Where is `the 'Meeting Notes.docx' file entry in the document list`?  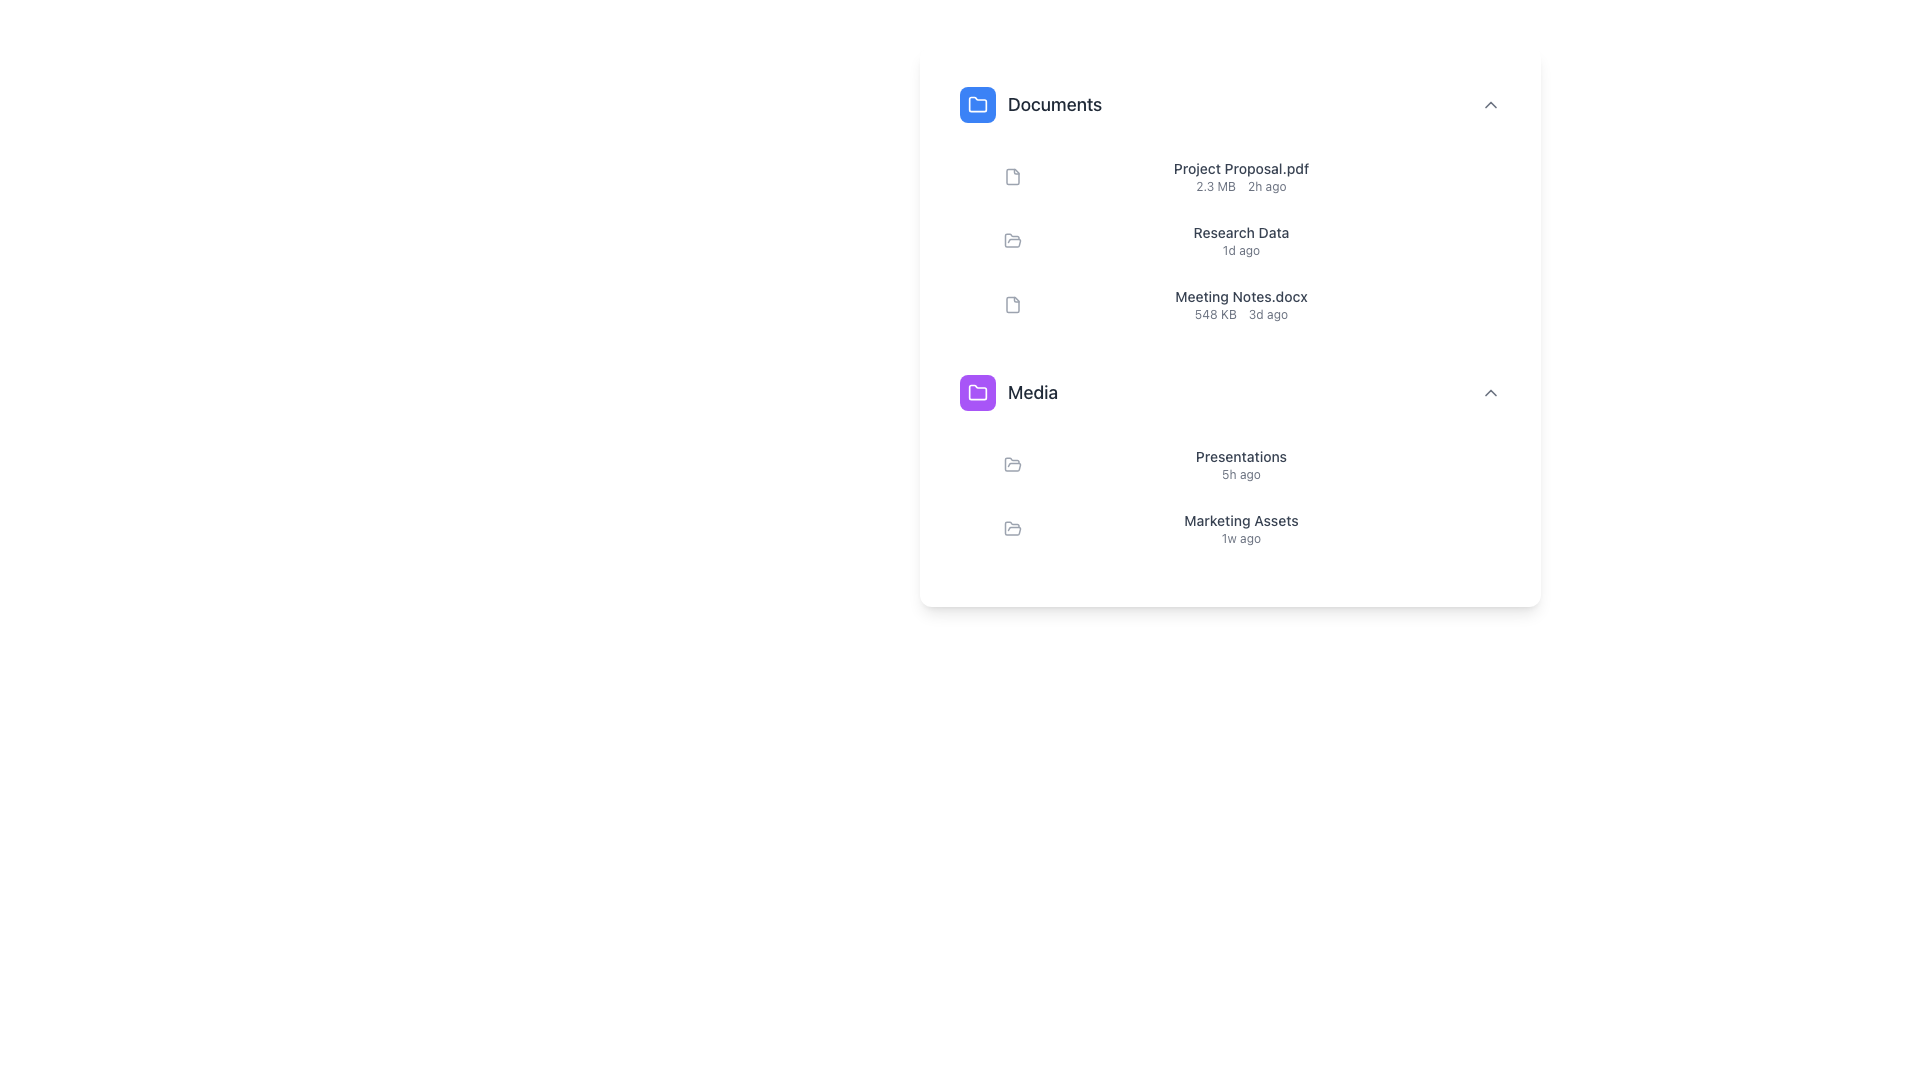 the 'Meeting Notes.docx' file entry in the document list is located at coordinates (1253, 304).